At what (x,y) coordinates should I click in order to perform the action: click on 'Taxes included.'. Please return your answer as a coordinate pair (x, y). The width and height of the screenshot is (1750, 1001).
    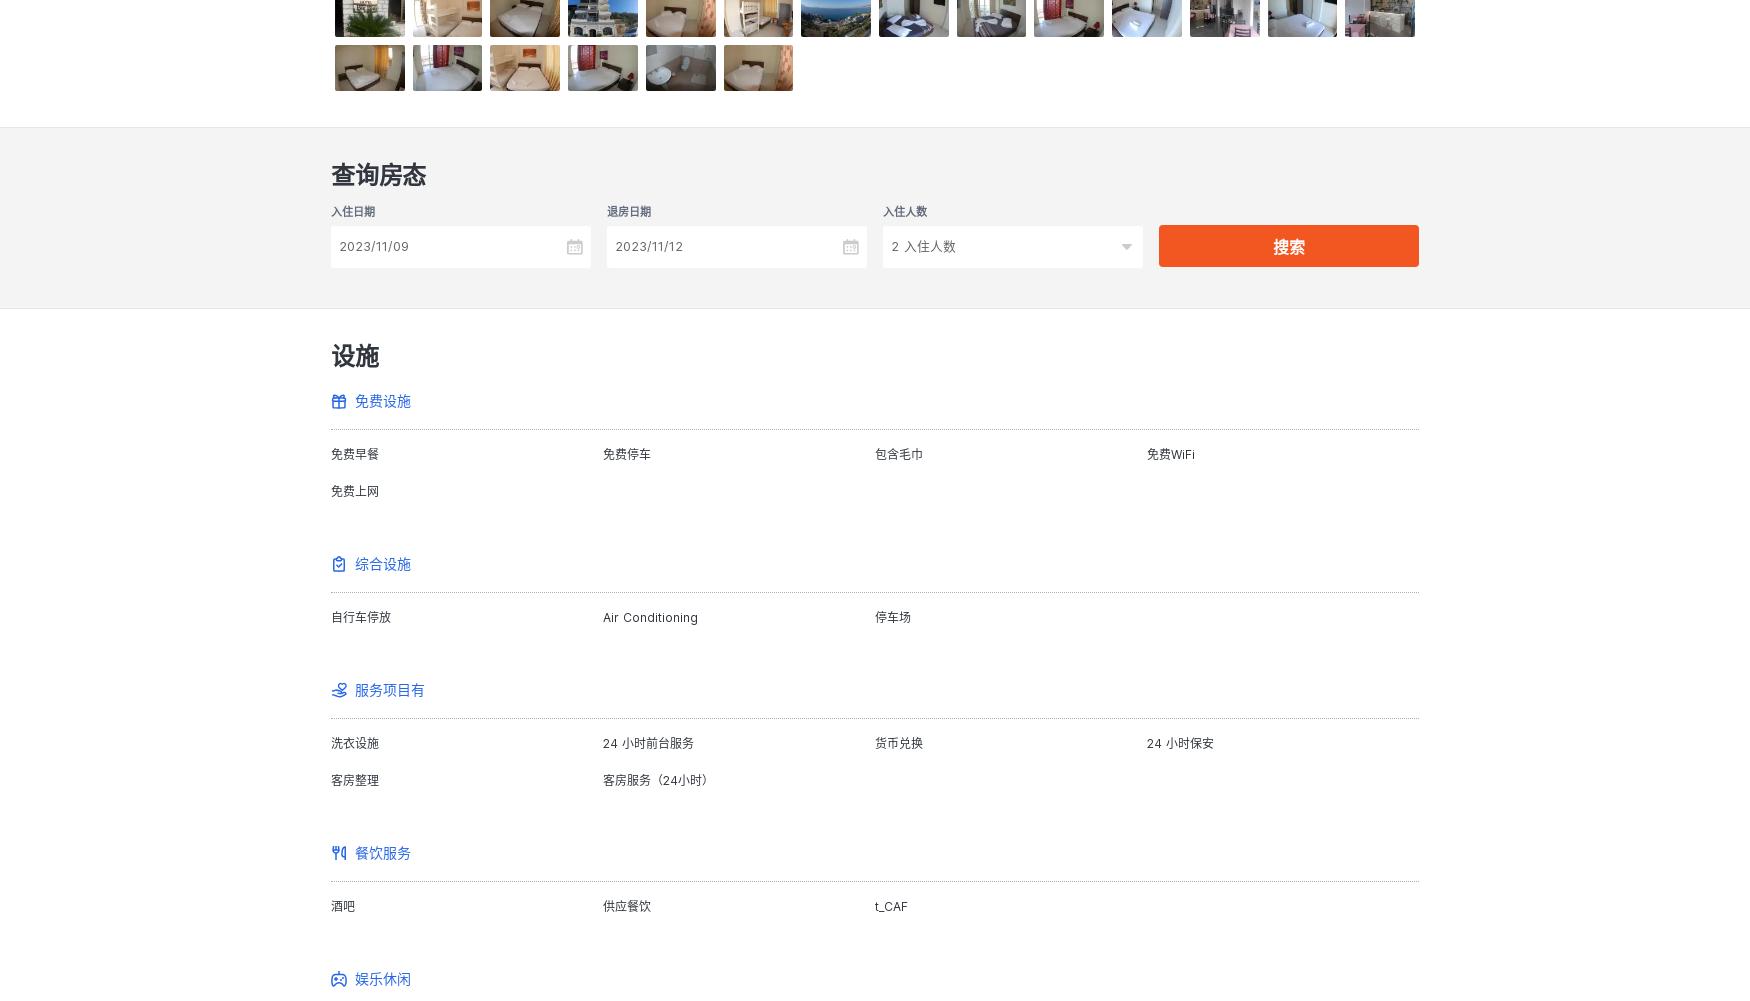
    Looking at the image, I should click on (672, 283).